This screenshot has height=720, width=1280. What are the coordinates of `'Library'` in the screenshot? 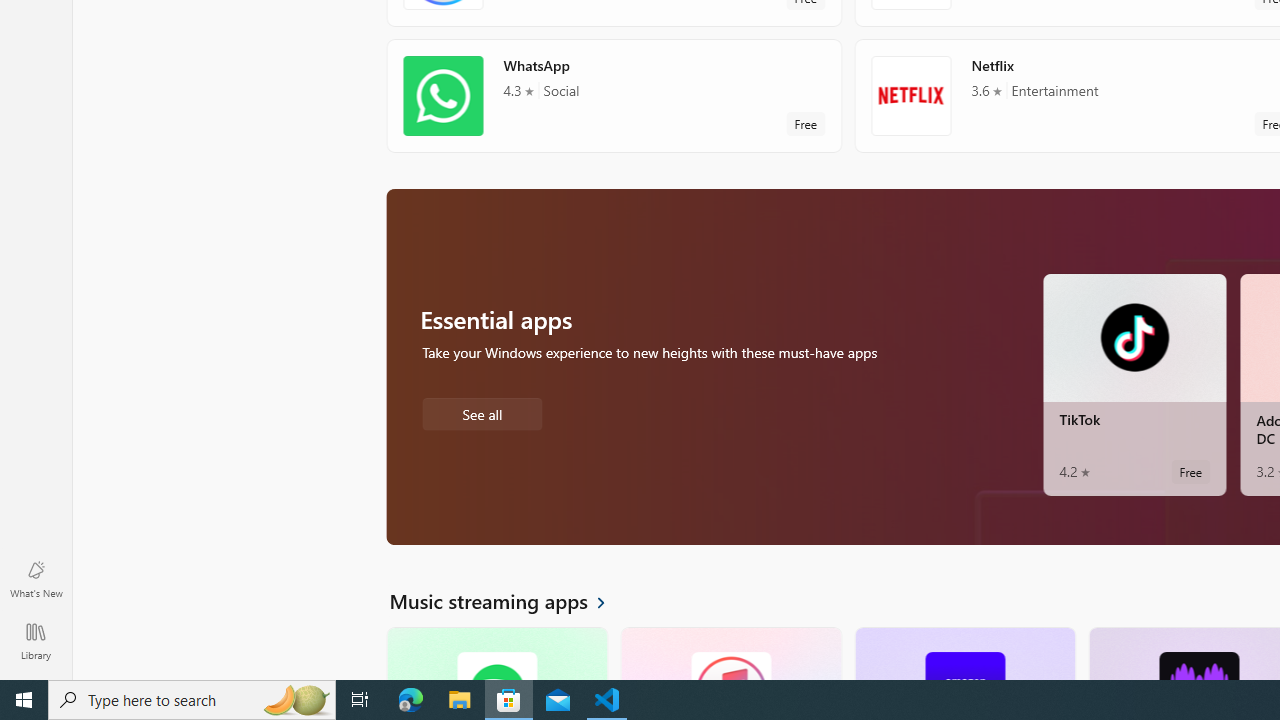 It's located at (35, 640).